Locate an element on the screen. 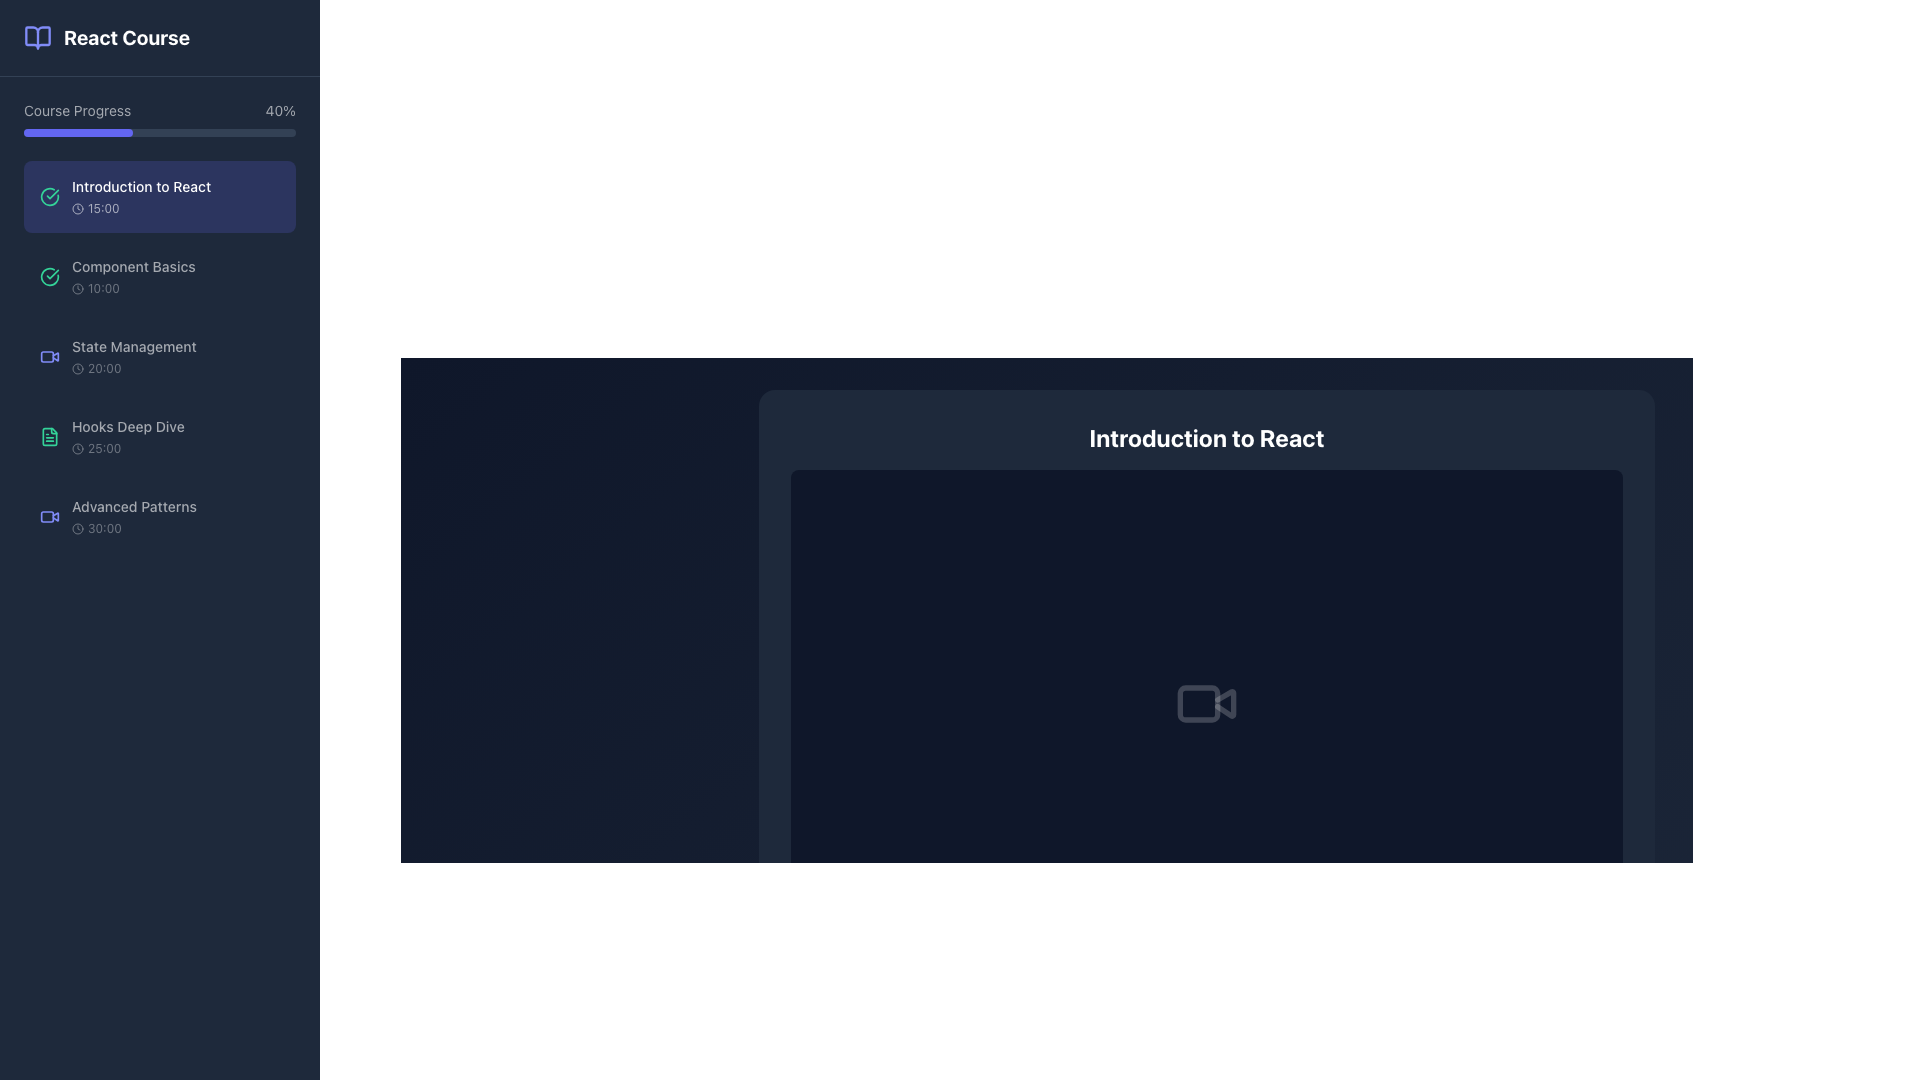  the progress bar located below the 'Course Progress' label and to the left of the '40%' text indicator, which has a dark gray background and a vibrant purple section representing approximately 40% progress is located at coordinates (158, 132).